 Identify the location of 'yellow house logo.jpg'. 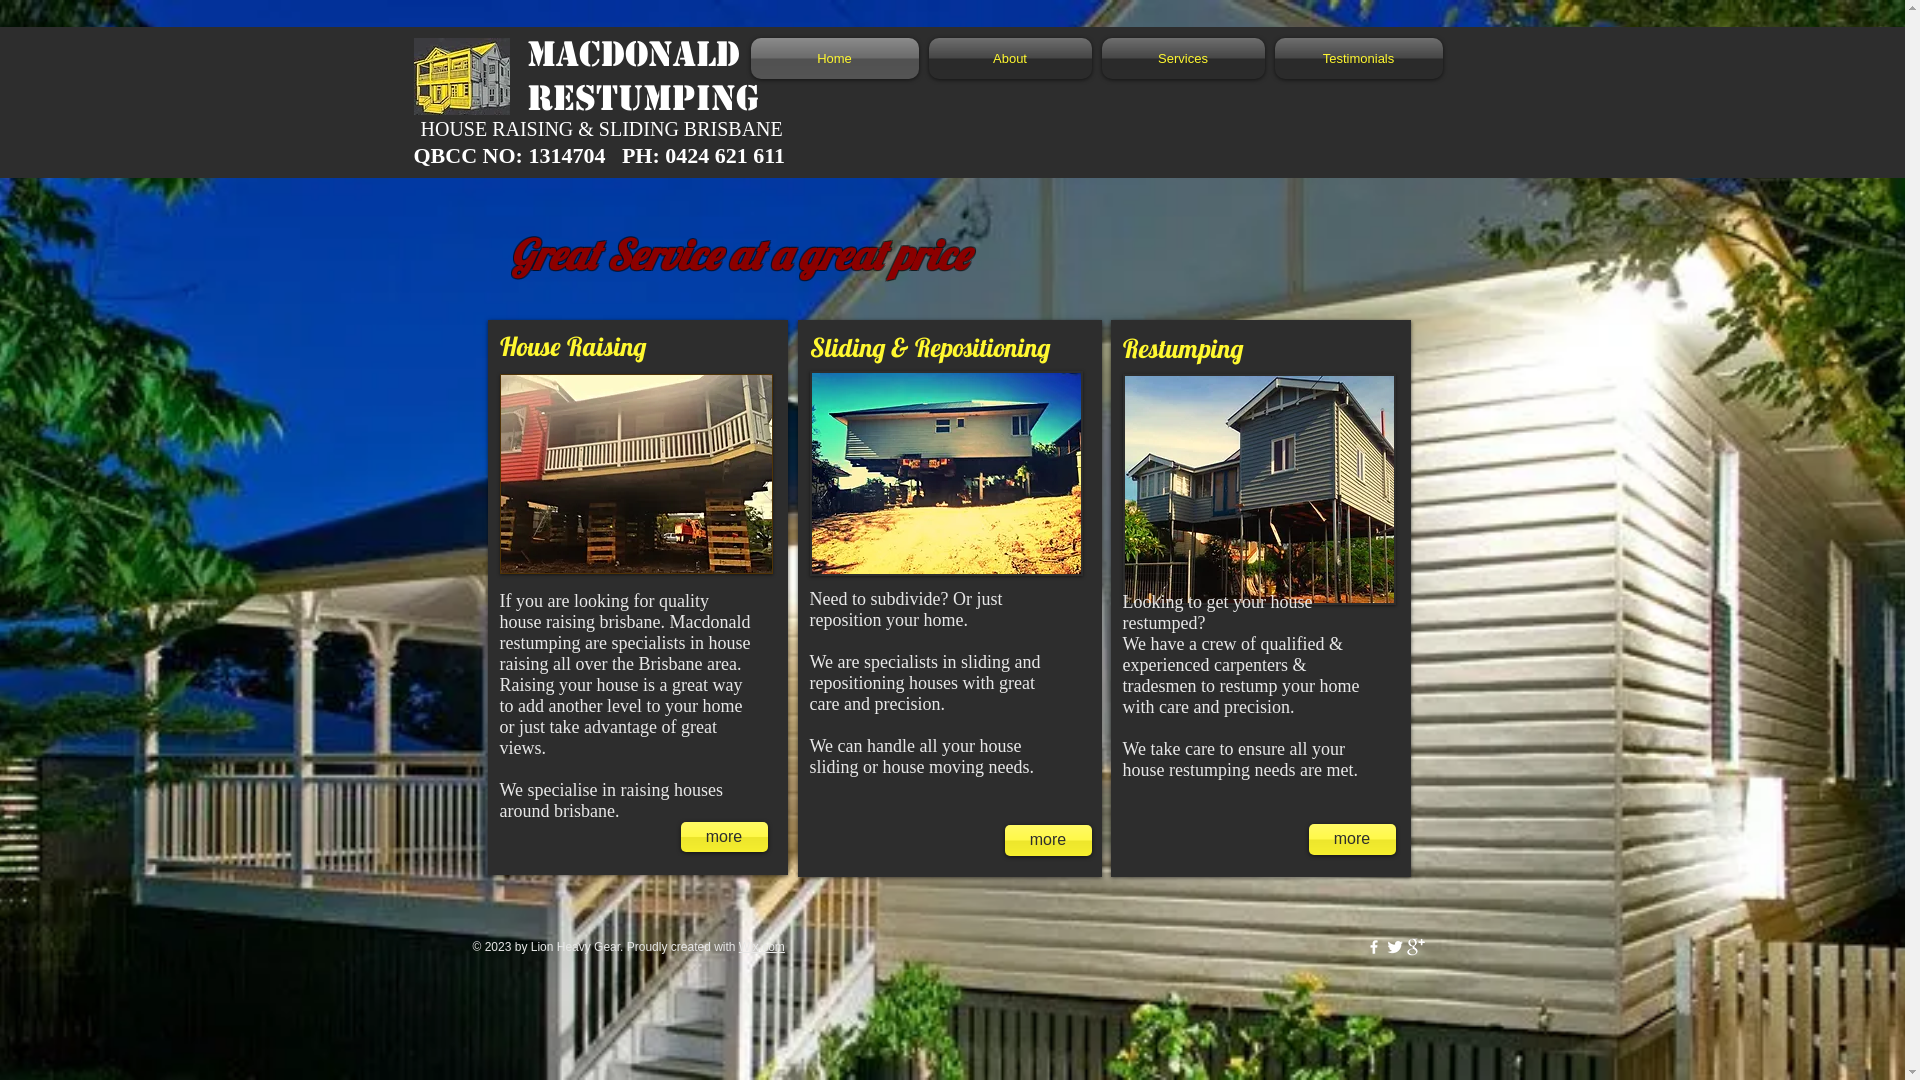
(460, 75).